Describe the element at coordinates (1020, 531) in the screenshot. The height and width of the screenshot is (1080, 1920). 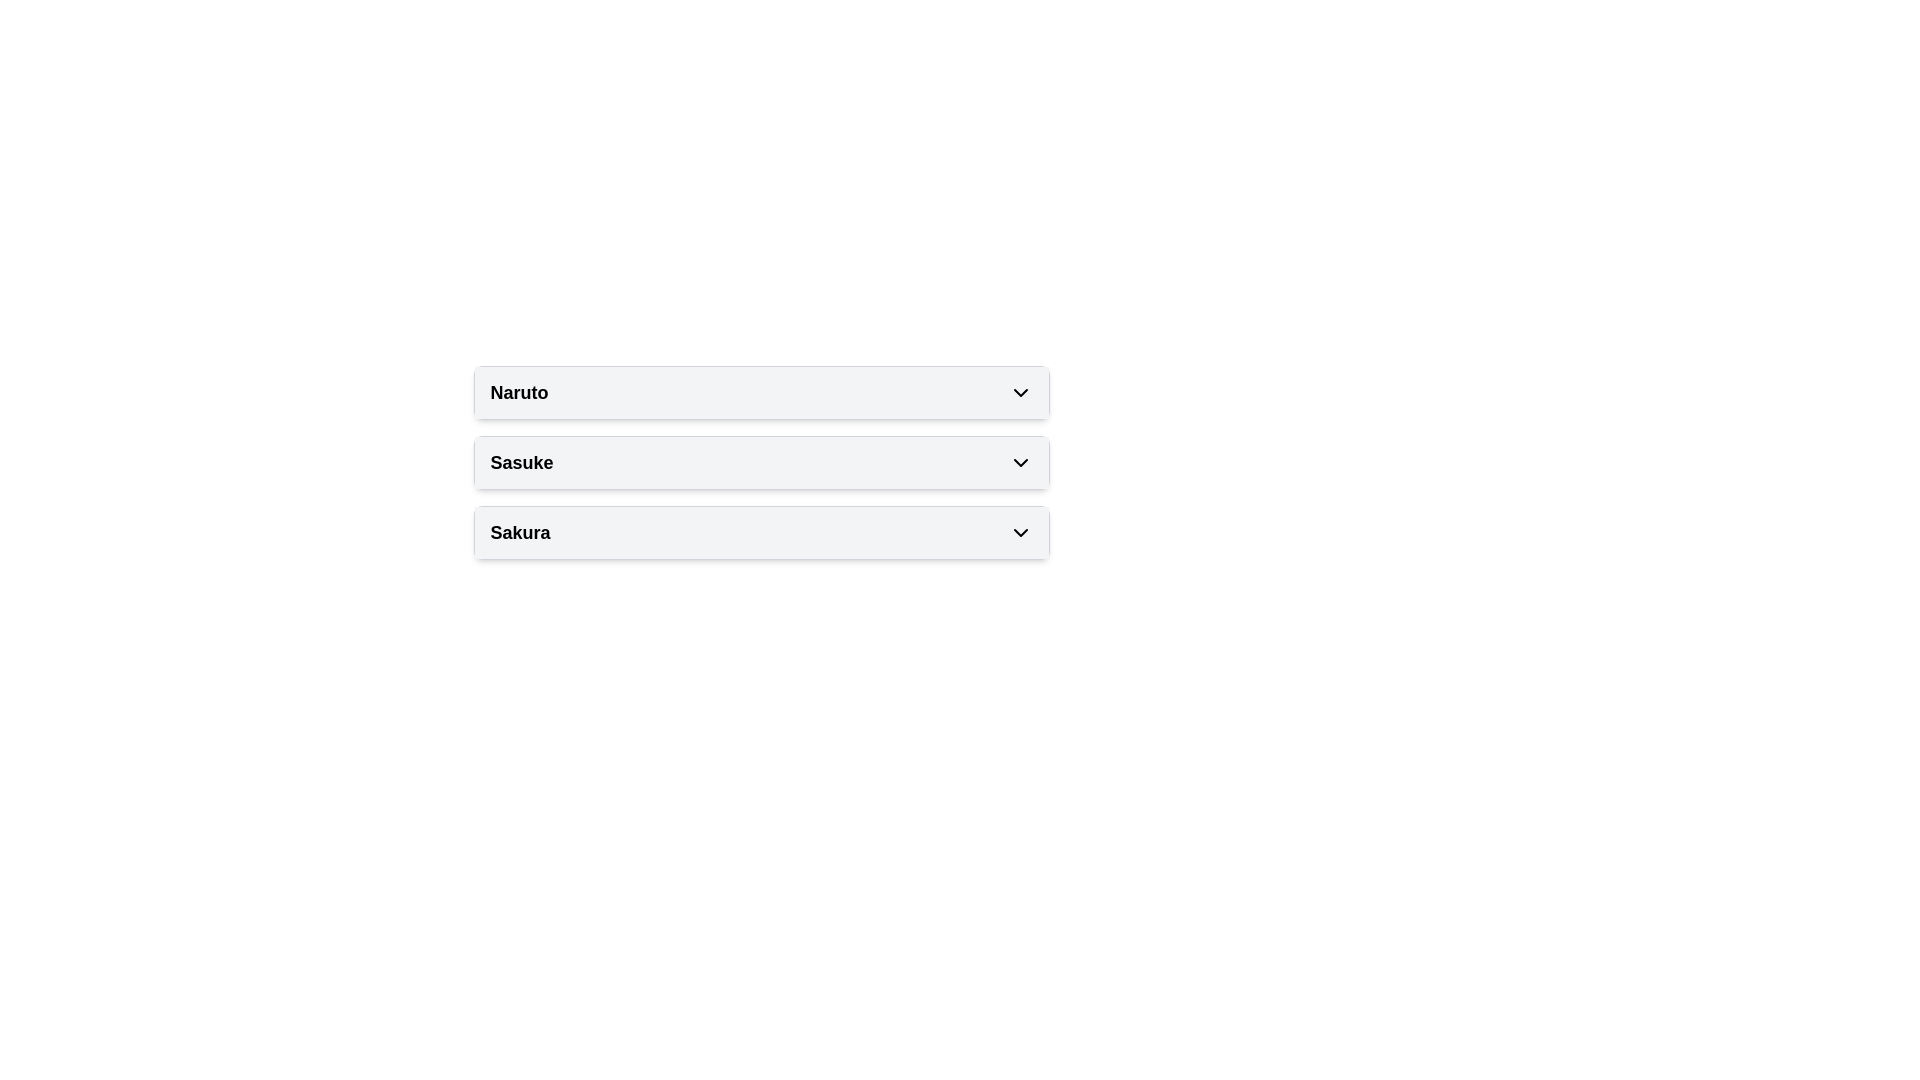
I see `the dropdown toggle icon located at the rightmost edge of the gray bar containing the text 'Sakura'` at that location.